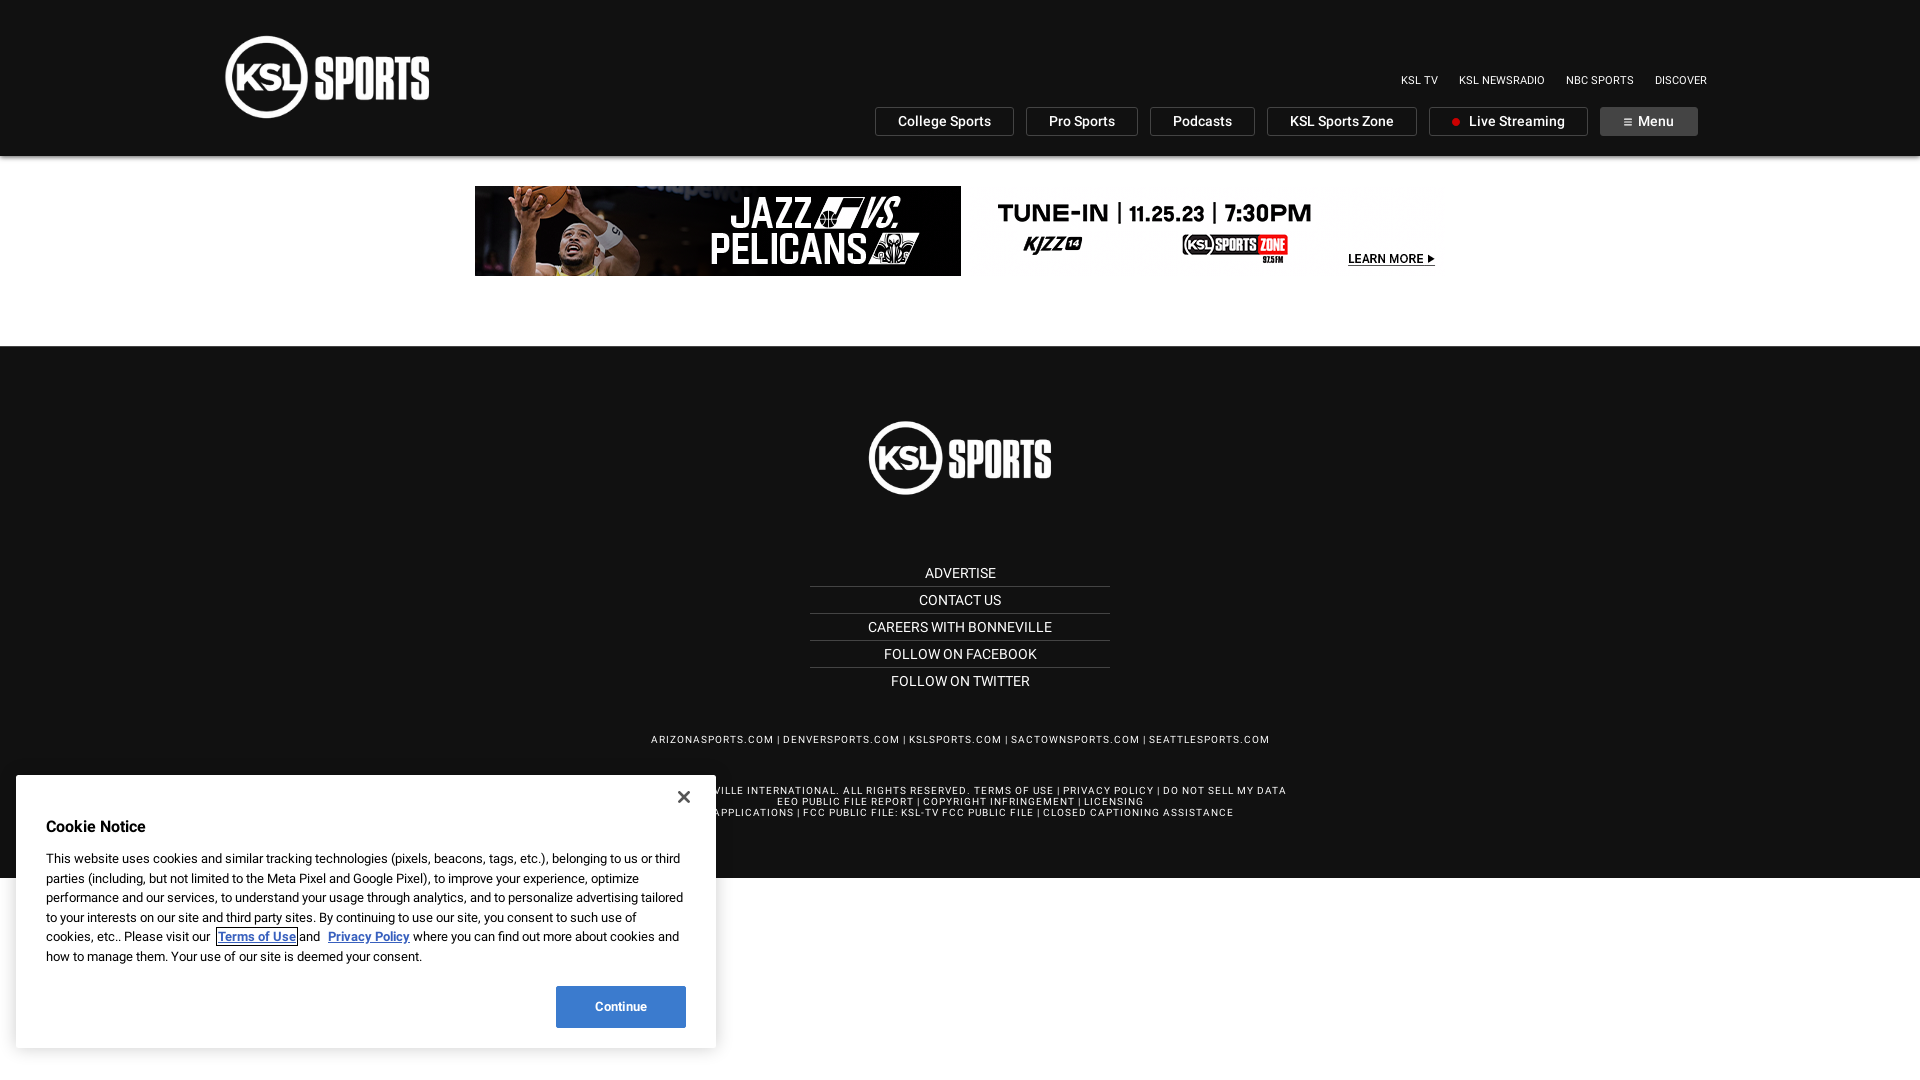 Image resolution: width=1920 pixels, height=1080 pixels. I want to click on 'FOLLOW ON TWITTER', so click(958, 680).